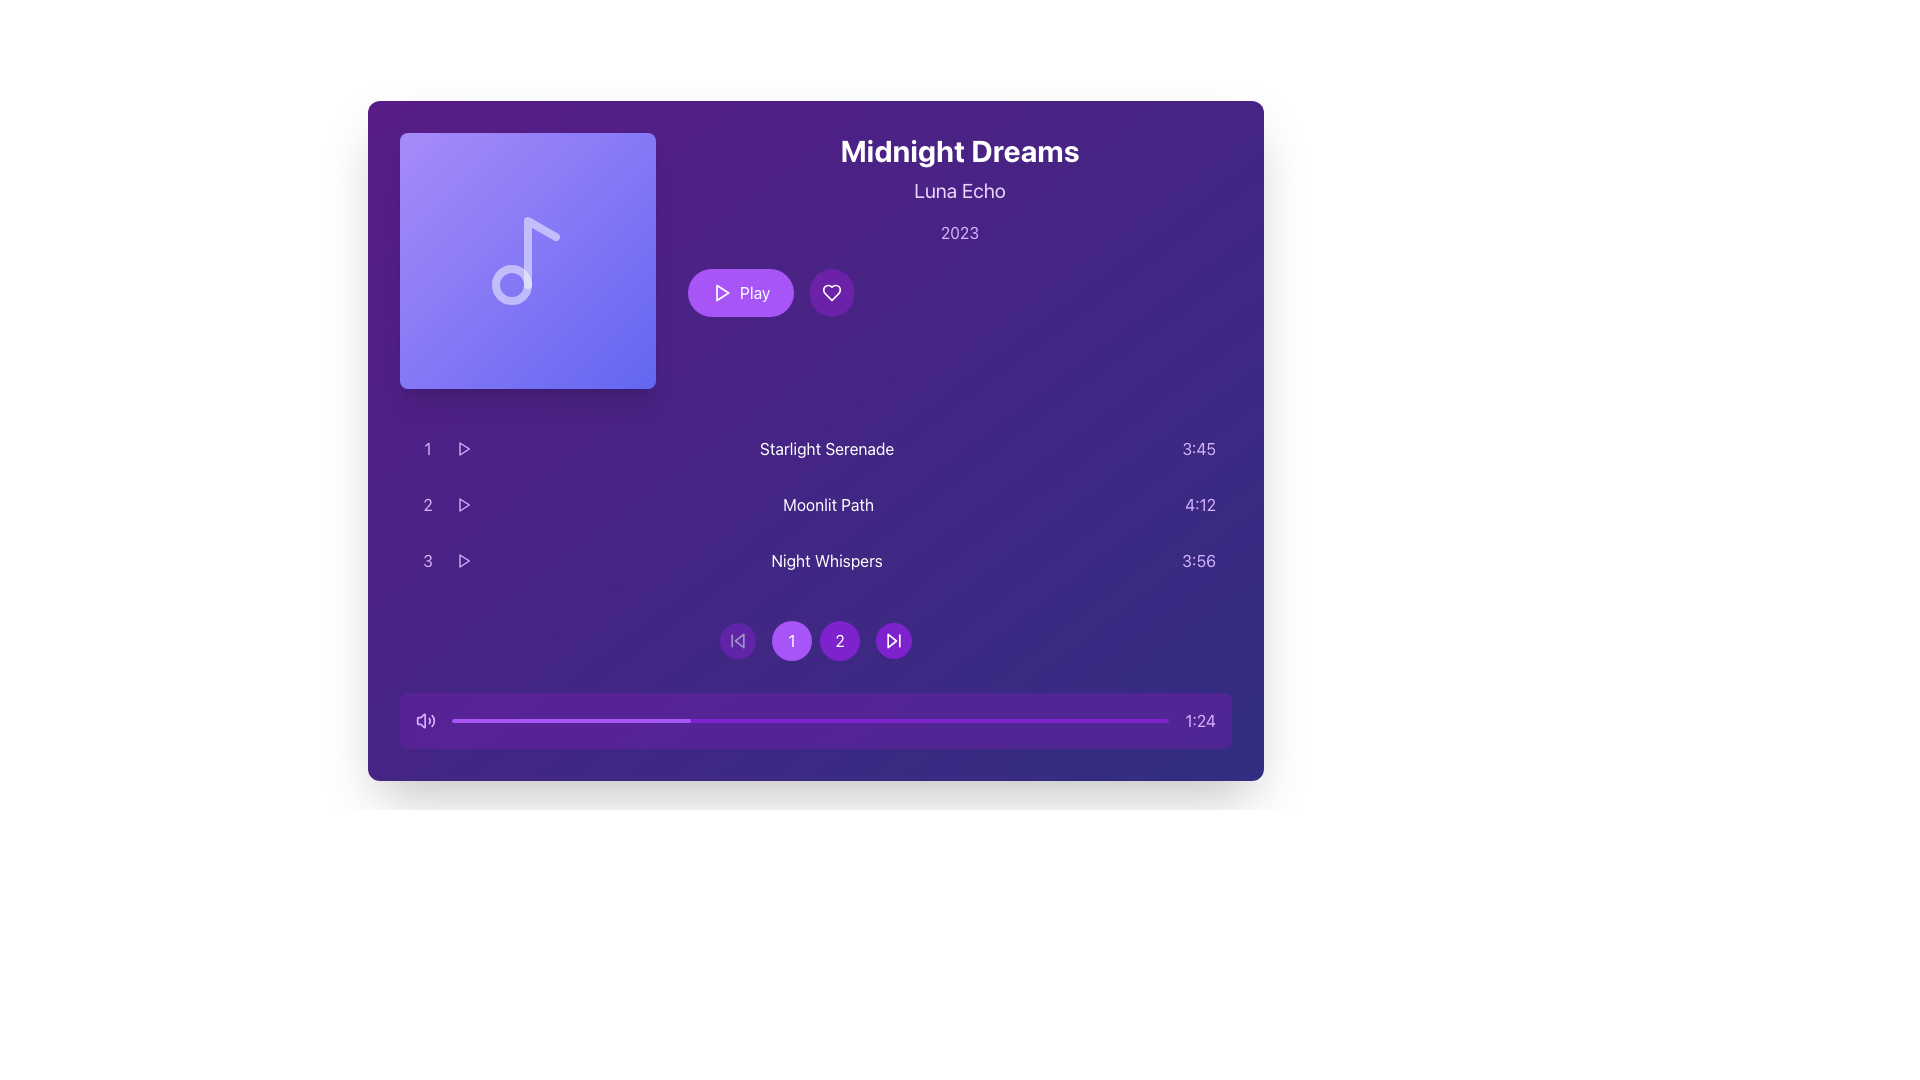 This screenshot has height=1080, width=1920. I want to click on playback position, so click(688, 721).